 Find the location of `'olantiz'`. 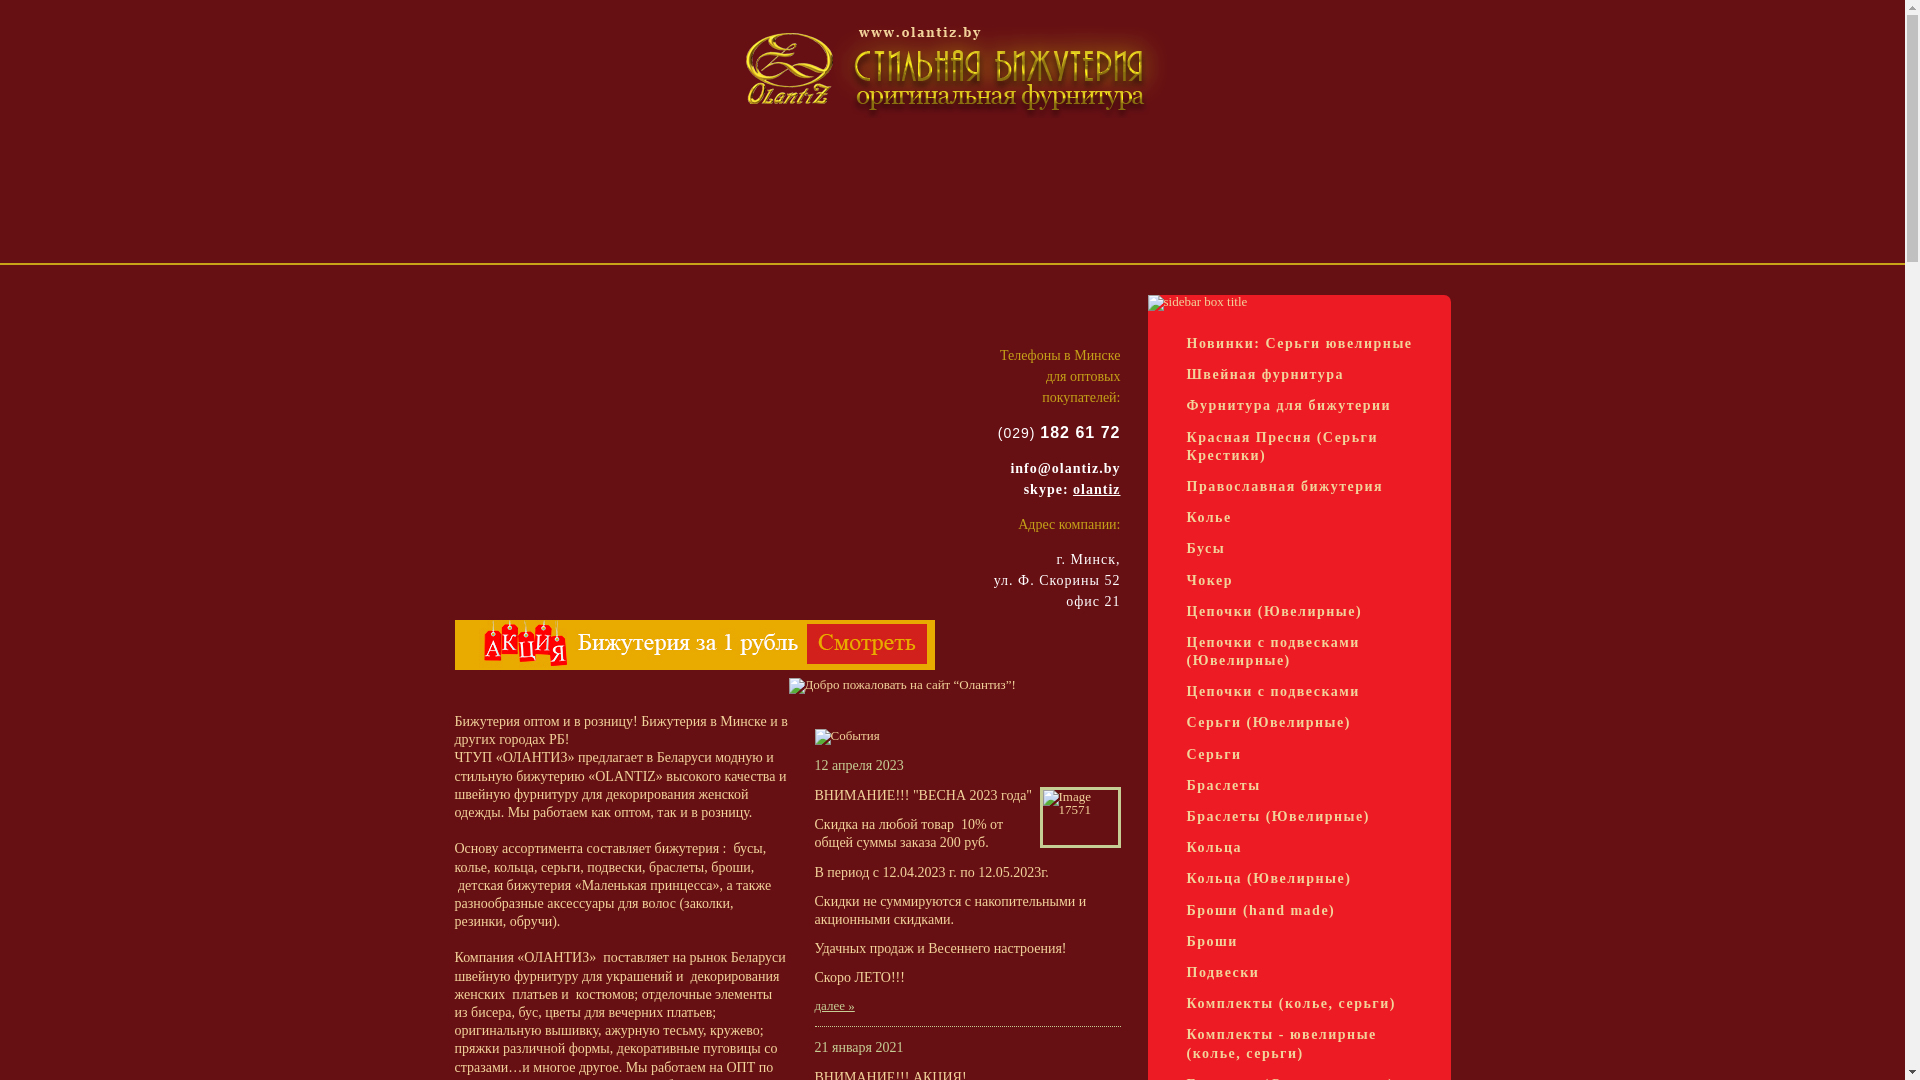

'olantiz' is located at coordinates (1072, 489).